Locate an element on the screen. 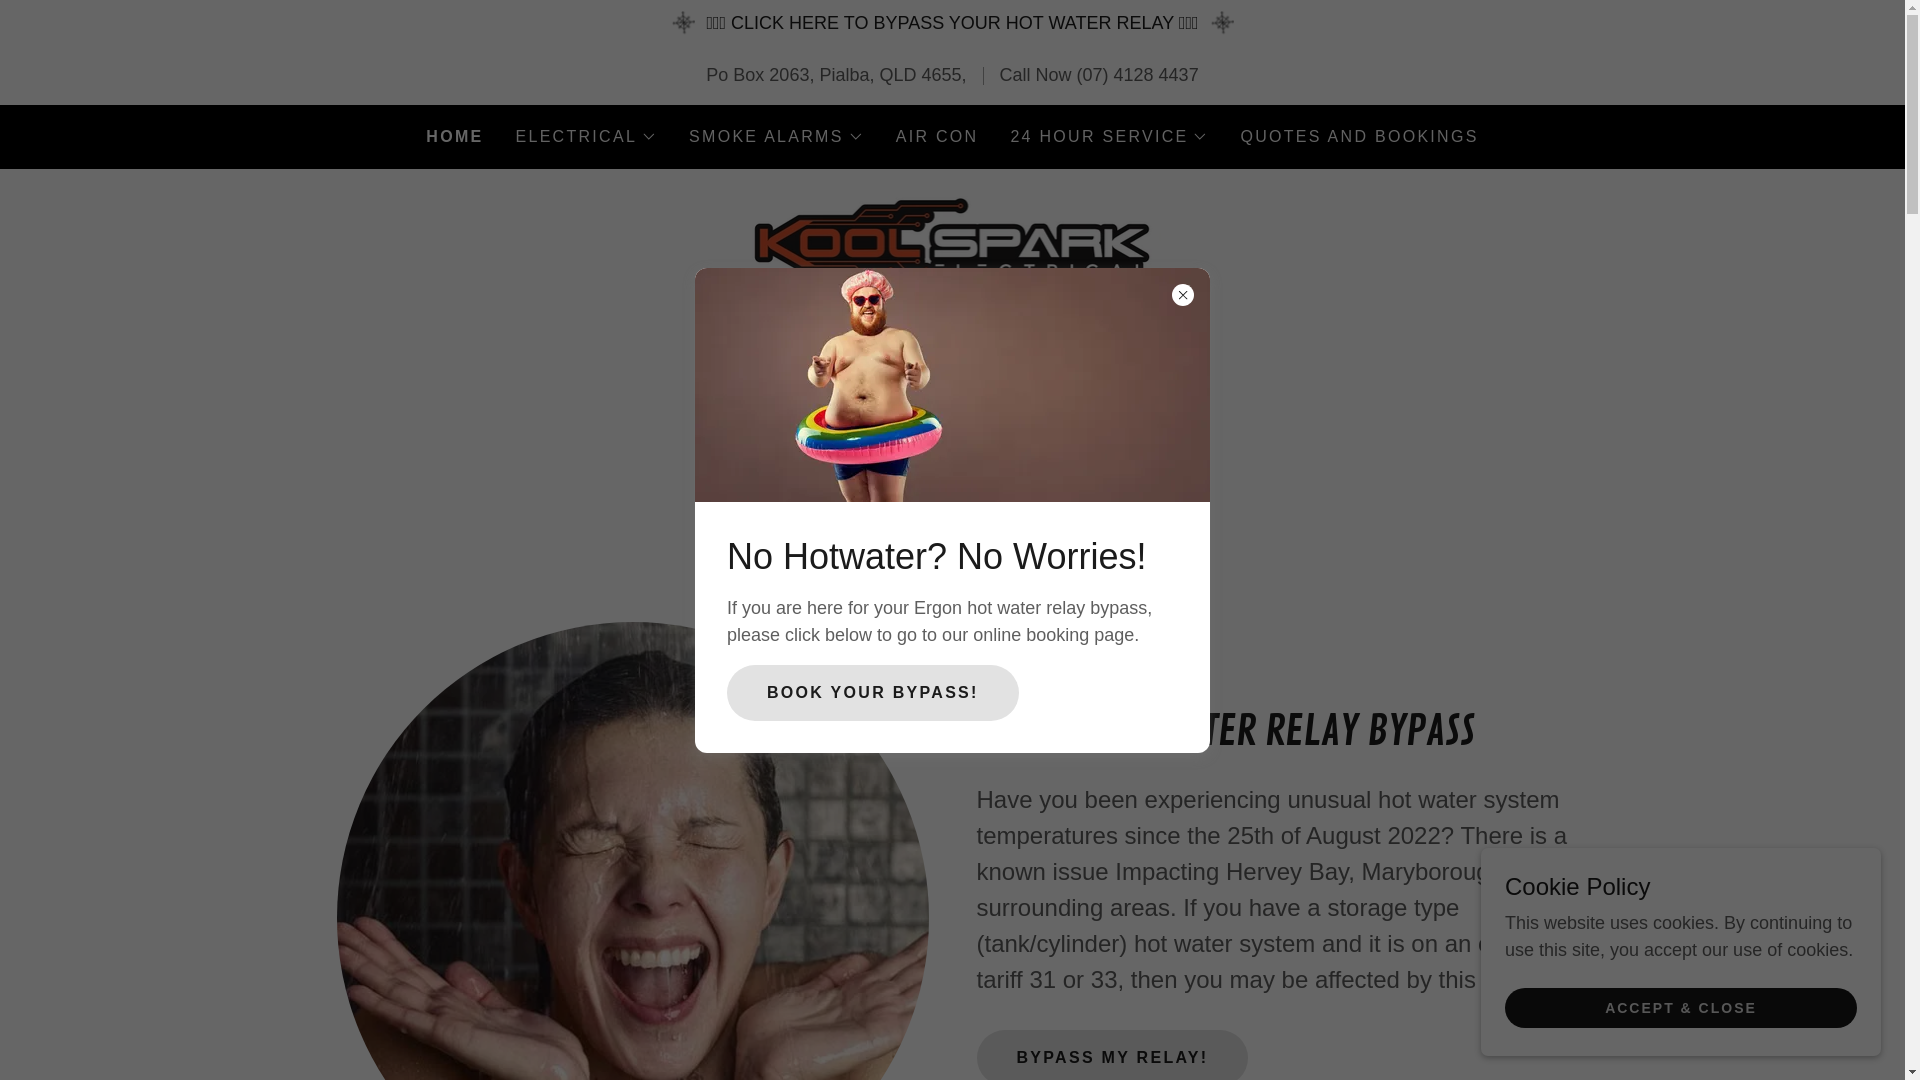  'SMOKE ALARMS' is located at coordinates (689, 136).